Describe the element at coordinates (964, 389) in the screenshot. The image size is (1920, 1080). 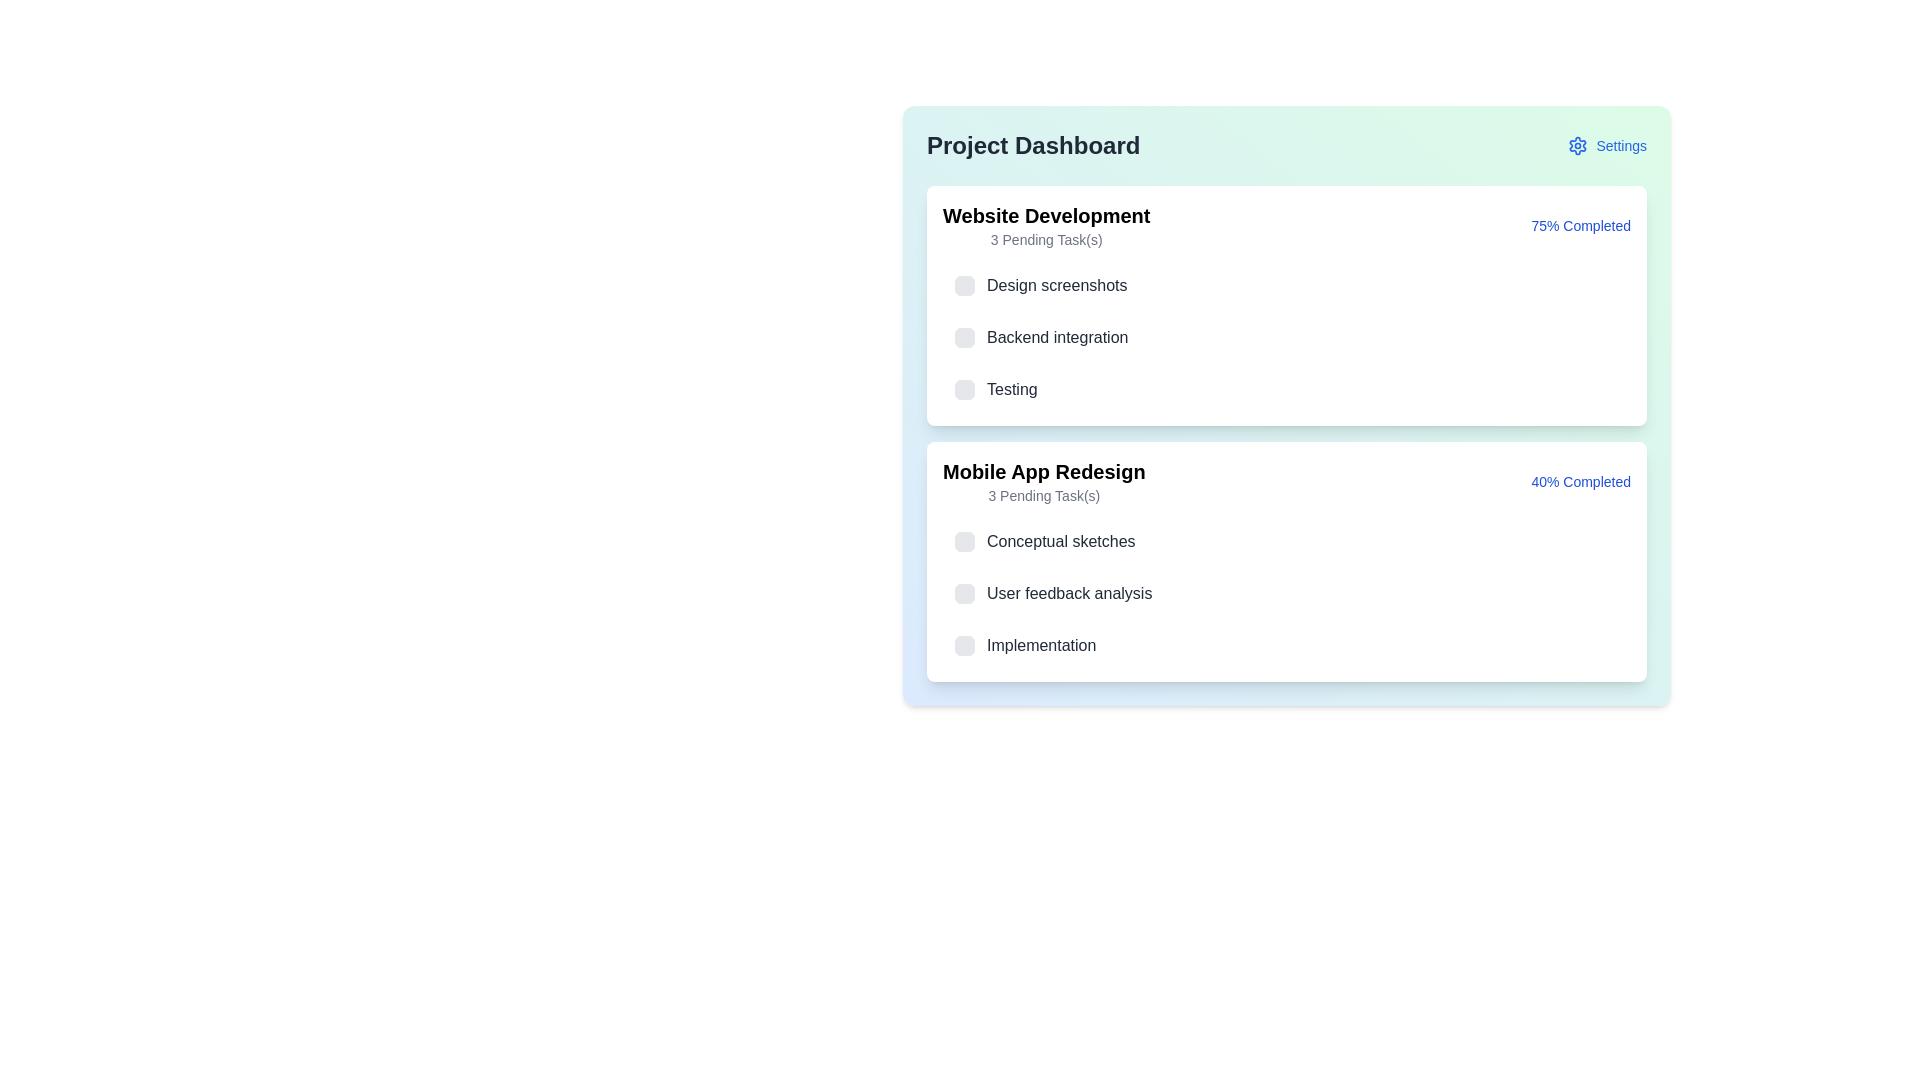
I see `the interactive toggle or checkbox icon, which is a rounded square with a light gray background located to the left of the 'Testing' label in the 'Website Development' section` at that location.